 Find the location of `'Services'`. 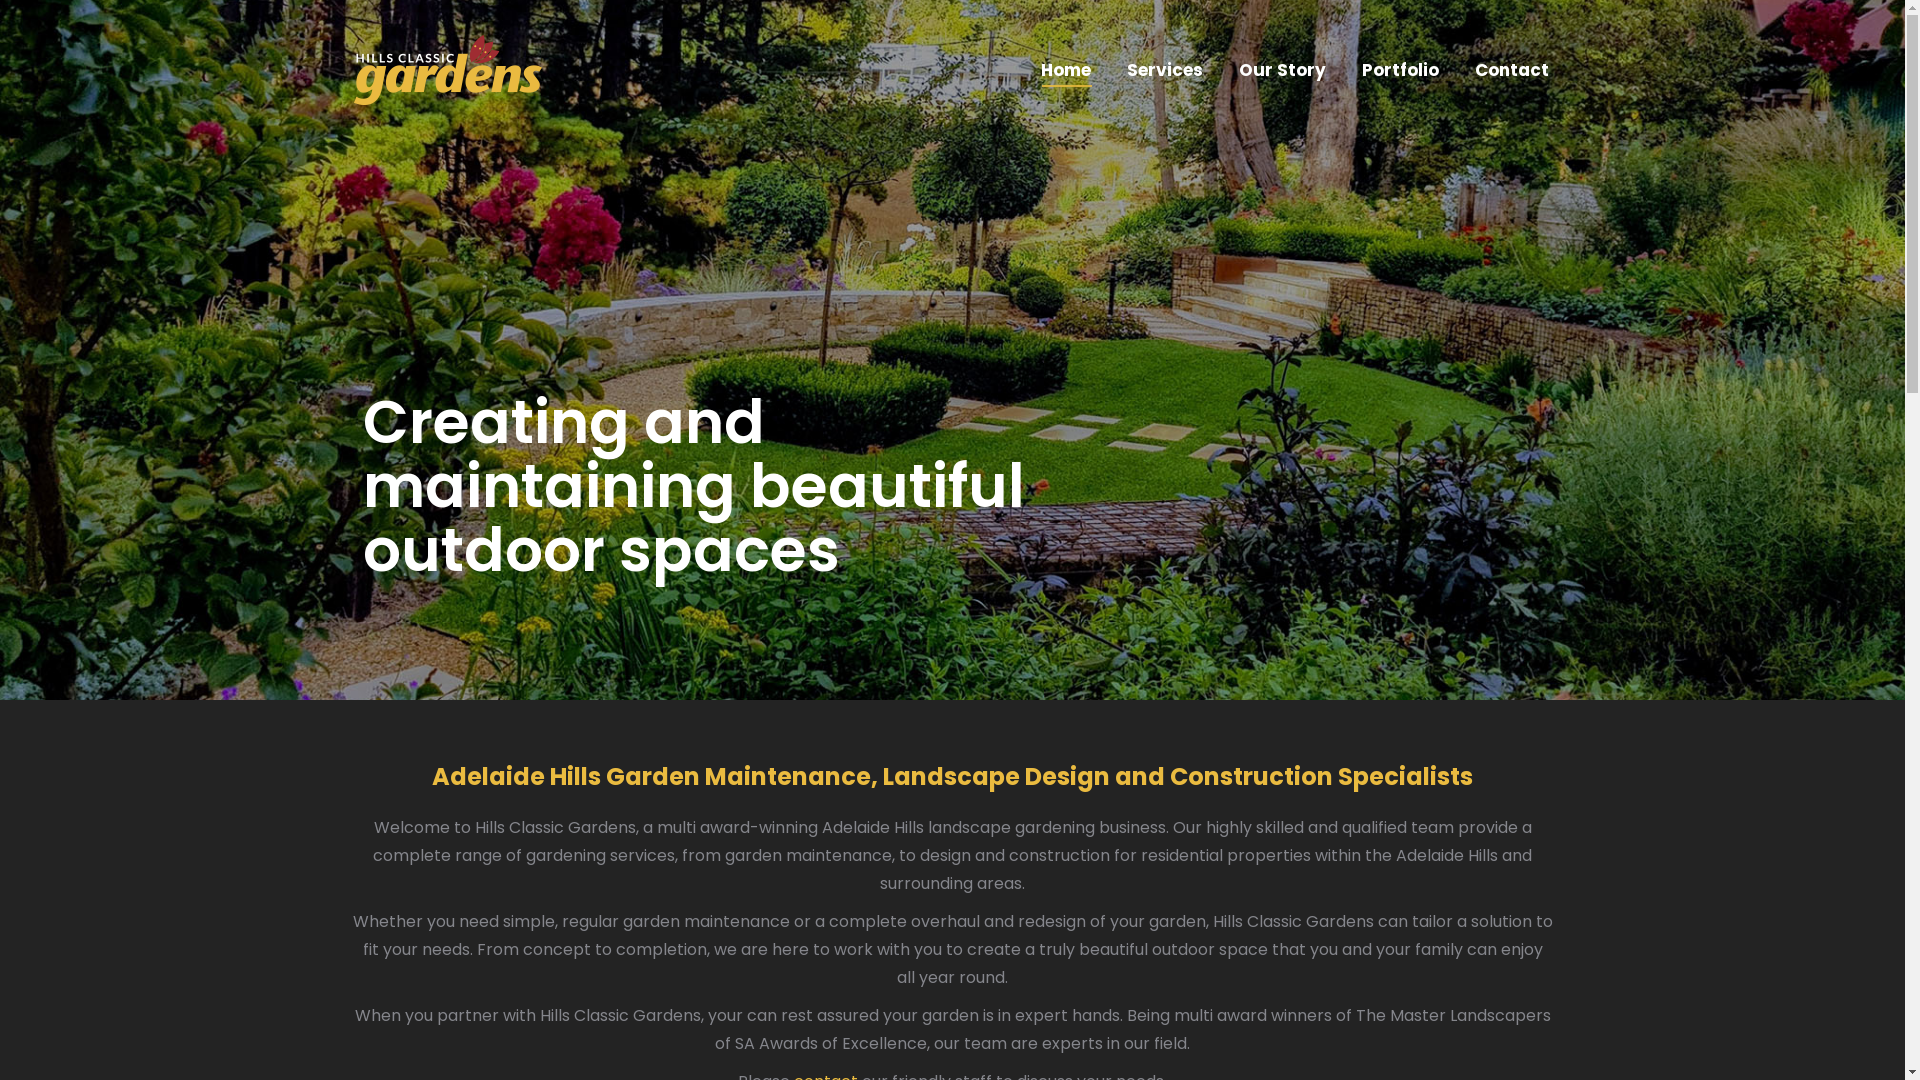

'Services' is located at coordinates (1163, 69).